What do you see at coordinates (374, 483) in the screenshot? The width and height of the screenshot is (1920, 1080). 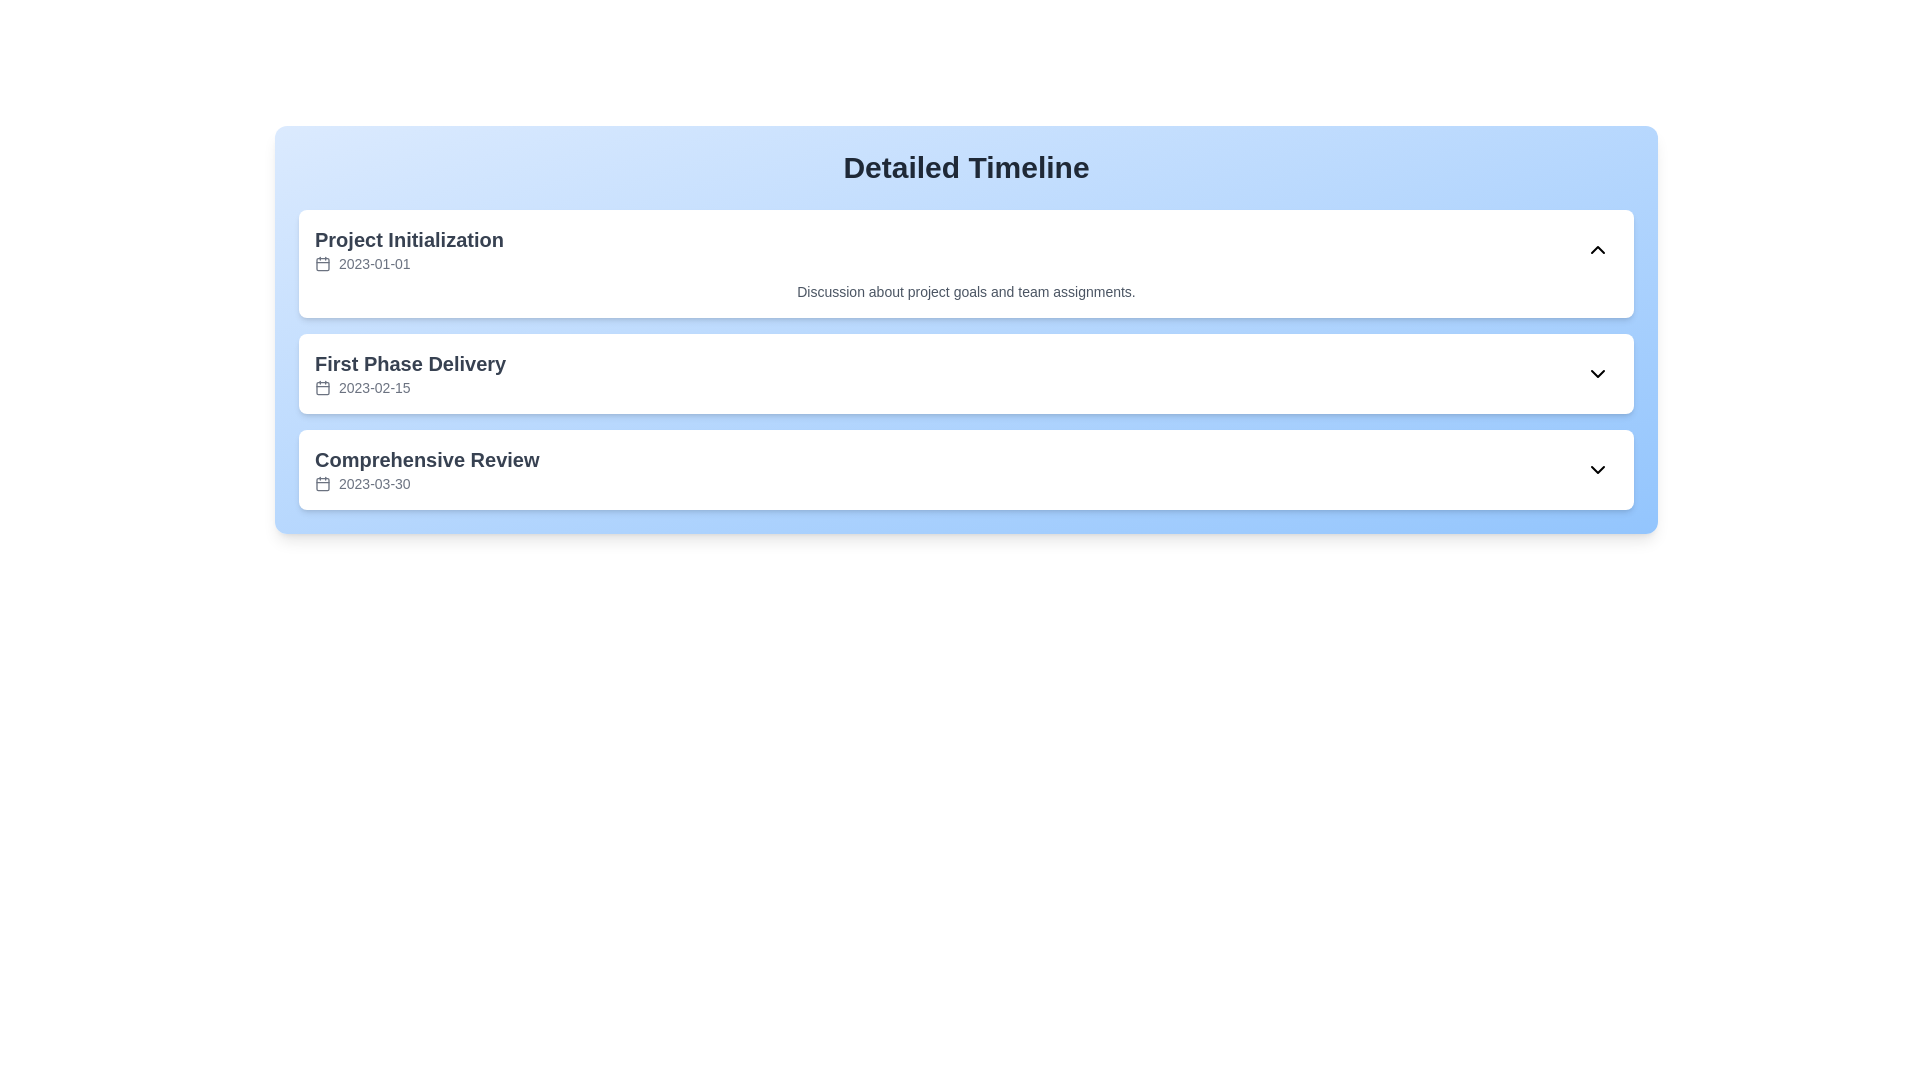 I see `the static text label displaying the date '2023-03-30' associated with the 'Comprehensive Review' milestone in the timeline` at bounding box center [374, 483].